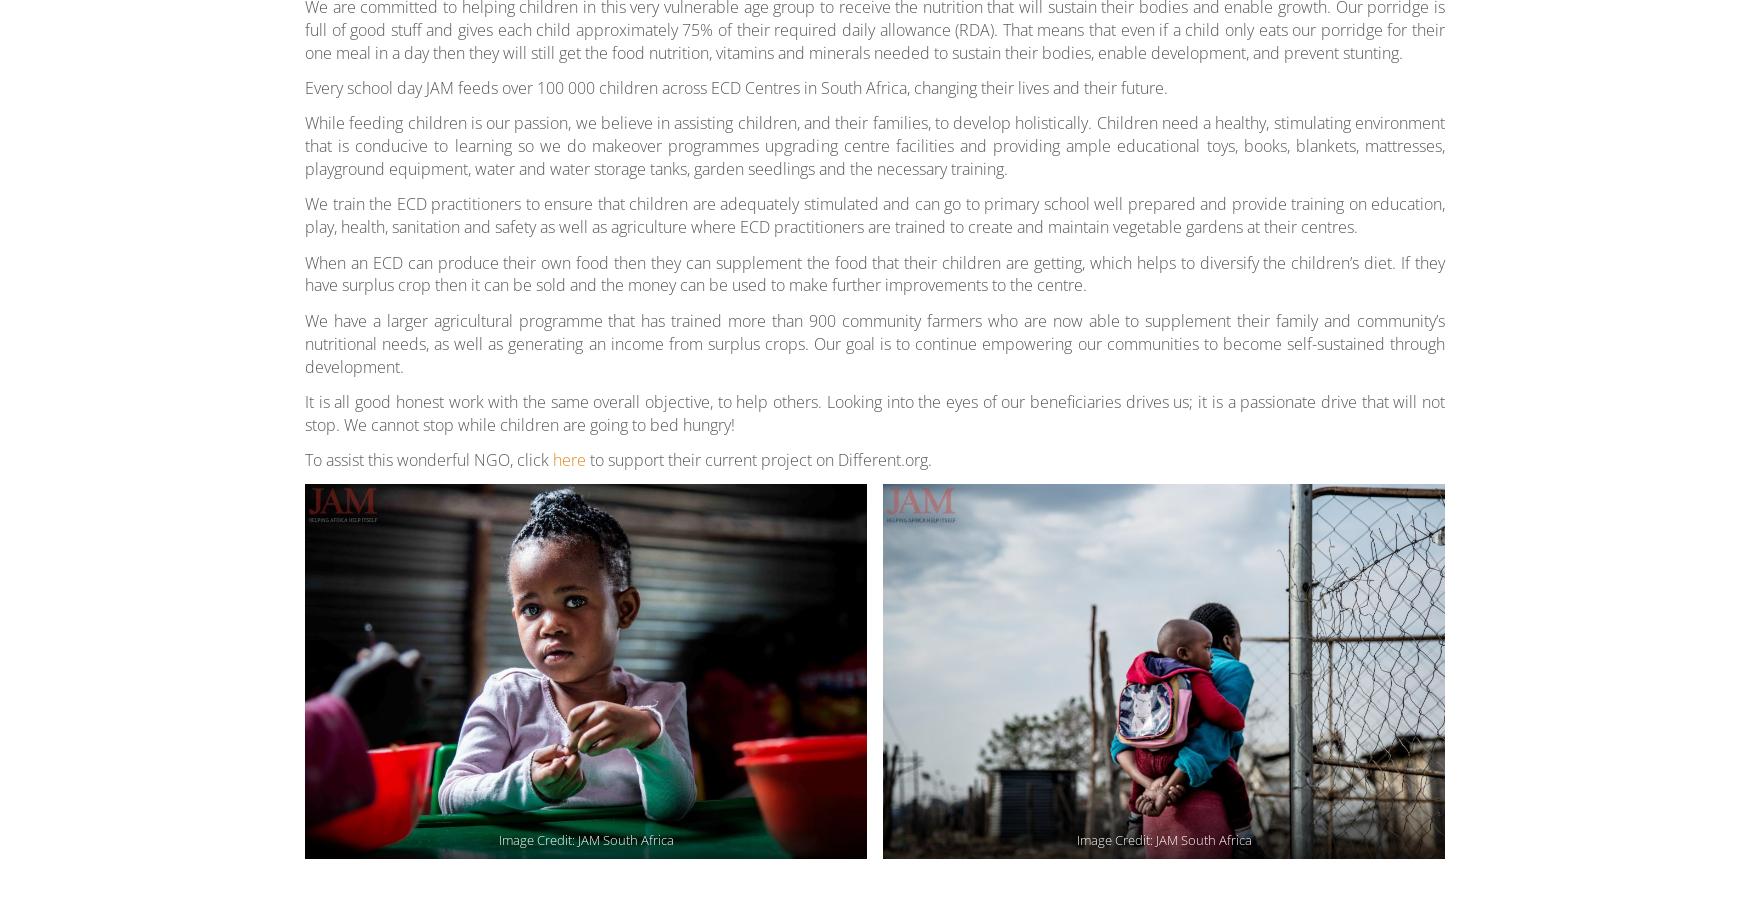 This screenshot has height=906, width=1750. What do you see at coordinates (875, 214) in the screenshot?
I see `'We train the ECD practitioners to ensure that children are adequately stimulated and can go to primary school well prepared and provide training on education, play, health, sanitation and safety as well as agriculture where ECD practitioners are trained to create and maintain vegetable gardens at their centres.'` at bounding box center [875, 214].